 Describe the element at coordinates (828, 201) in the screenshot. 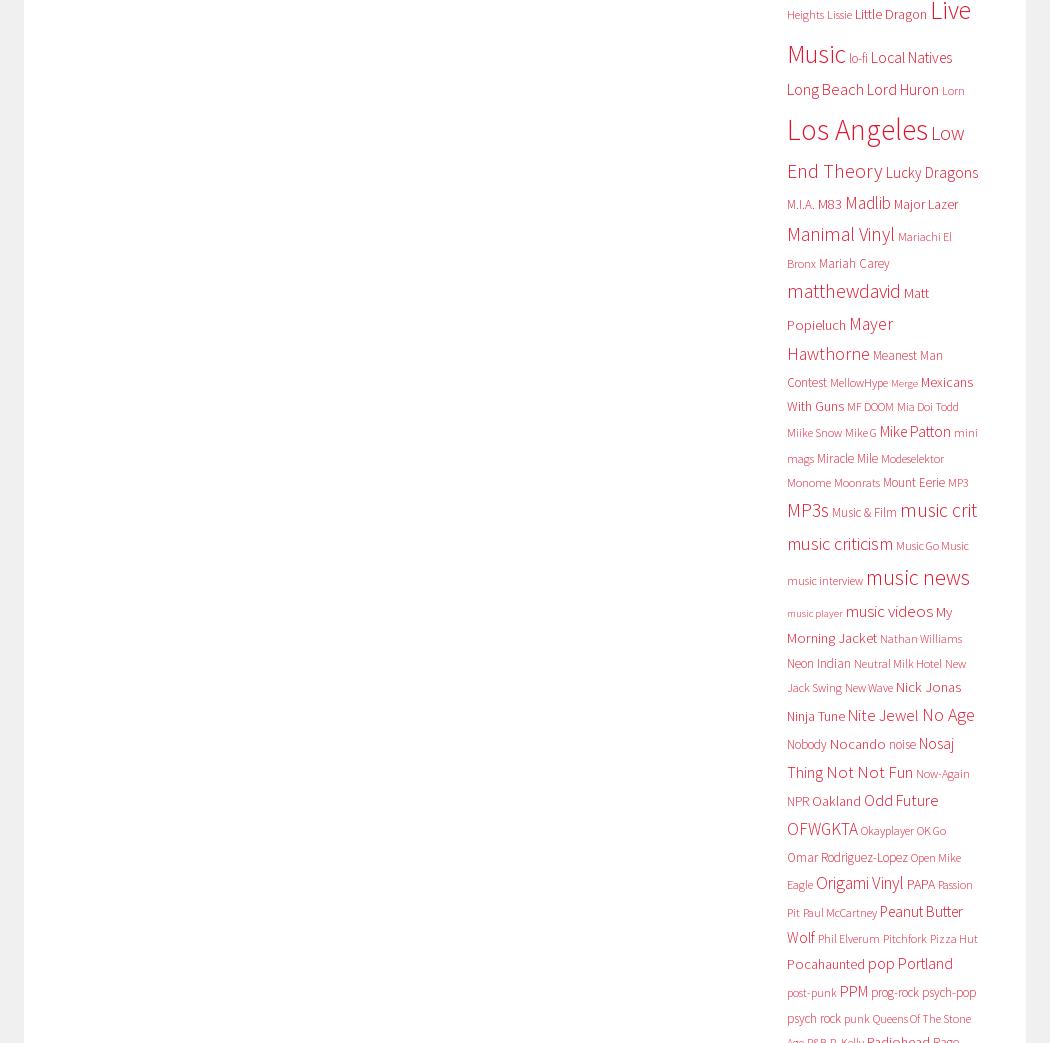

I see `'M83'` at that location.